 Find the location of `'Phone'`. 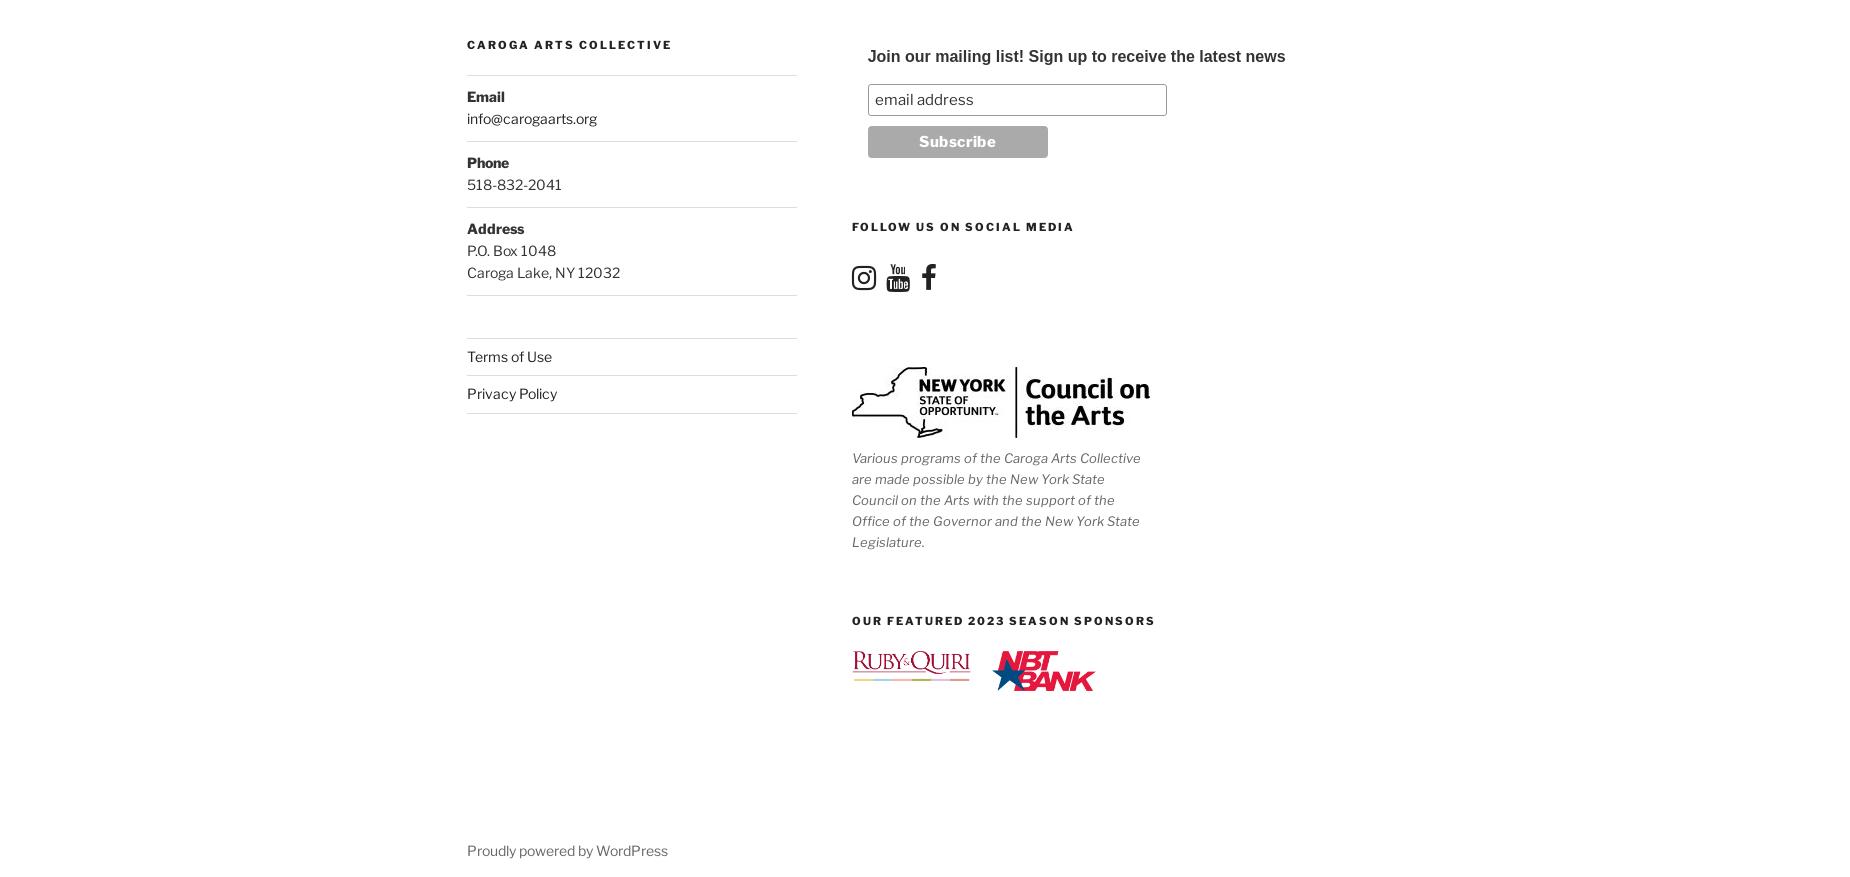

'Phone' is located at coordinates (488, 161).